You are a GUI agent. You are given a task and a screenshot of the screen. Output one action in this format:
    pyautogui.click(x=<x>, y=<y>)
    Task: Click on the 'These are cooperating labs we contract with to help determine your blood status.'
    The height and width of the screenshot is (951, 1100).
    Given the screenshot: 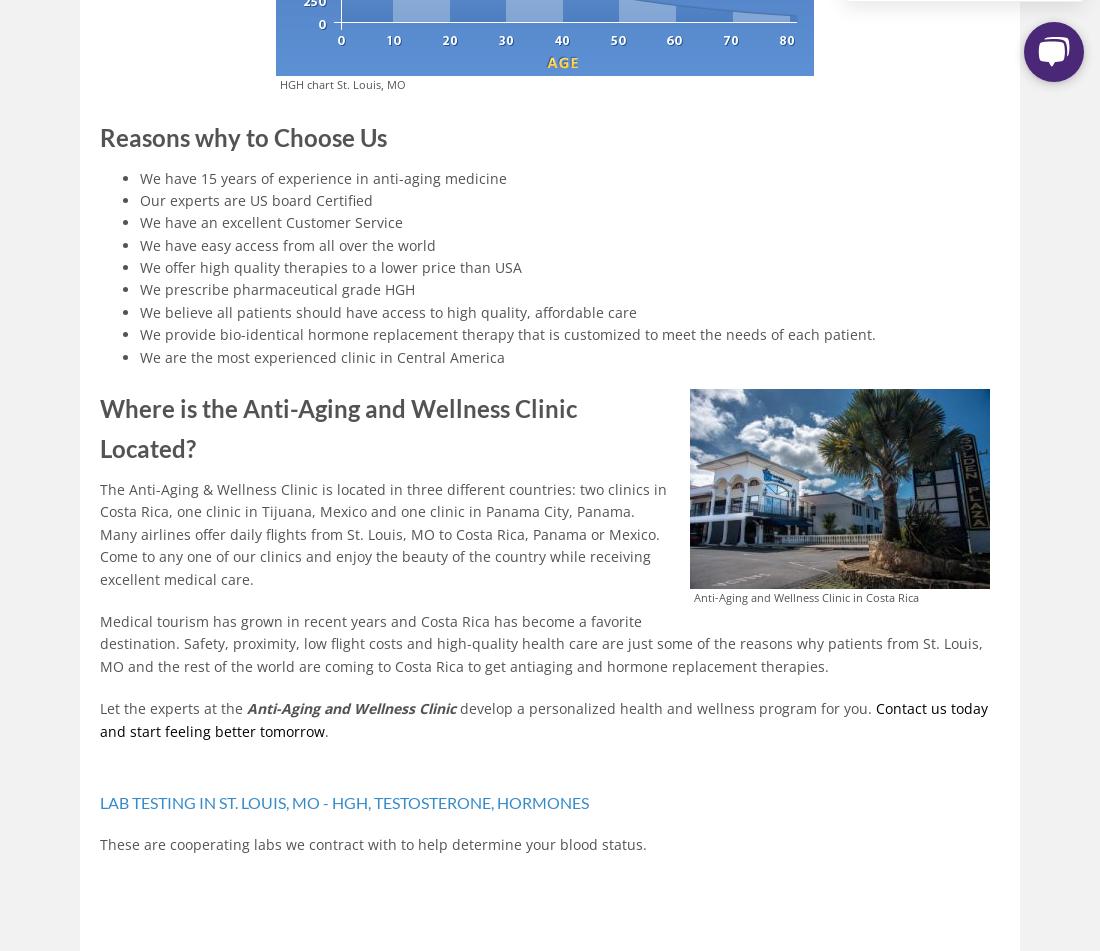 What is the action you would take?
    pyautogui.click(x=373, y=842)
    